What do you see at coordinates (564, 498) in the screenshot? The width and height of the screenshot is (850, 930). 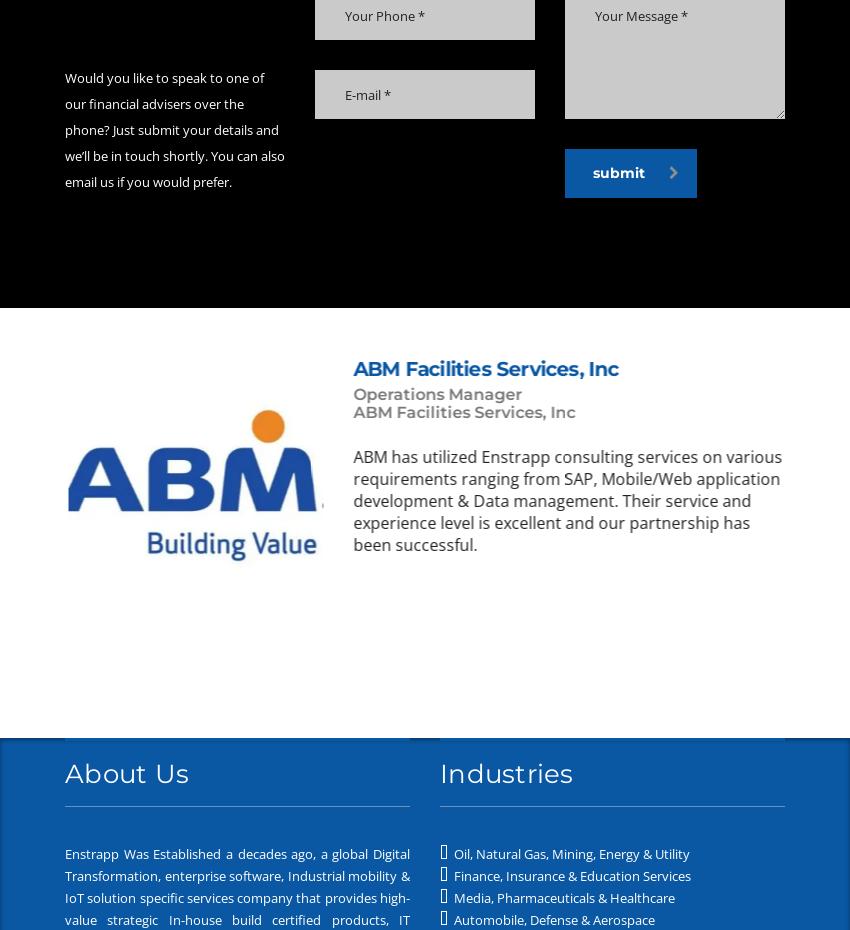 I see `'ABM has utilized Enstrapp consulting services on various requirements ranging from SAP, Mobile/Web application development & Data management. Their service and experience level is excellent and our partnership has been successful.'` at bounding box center [564, 498].